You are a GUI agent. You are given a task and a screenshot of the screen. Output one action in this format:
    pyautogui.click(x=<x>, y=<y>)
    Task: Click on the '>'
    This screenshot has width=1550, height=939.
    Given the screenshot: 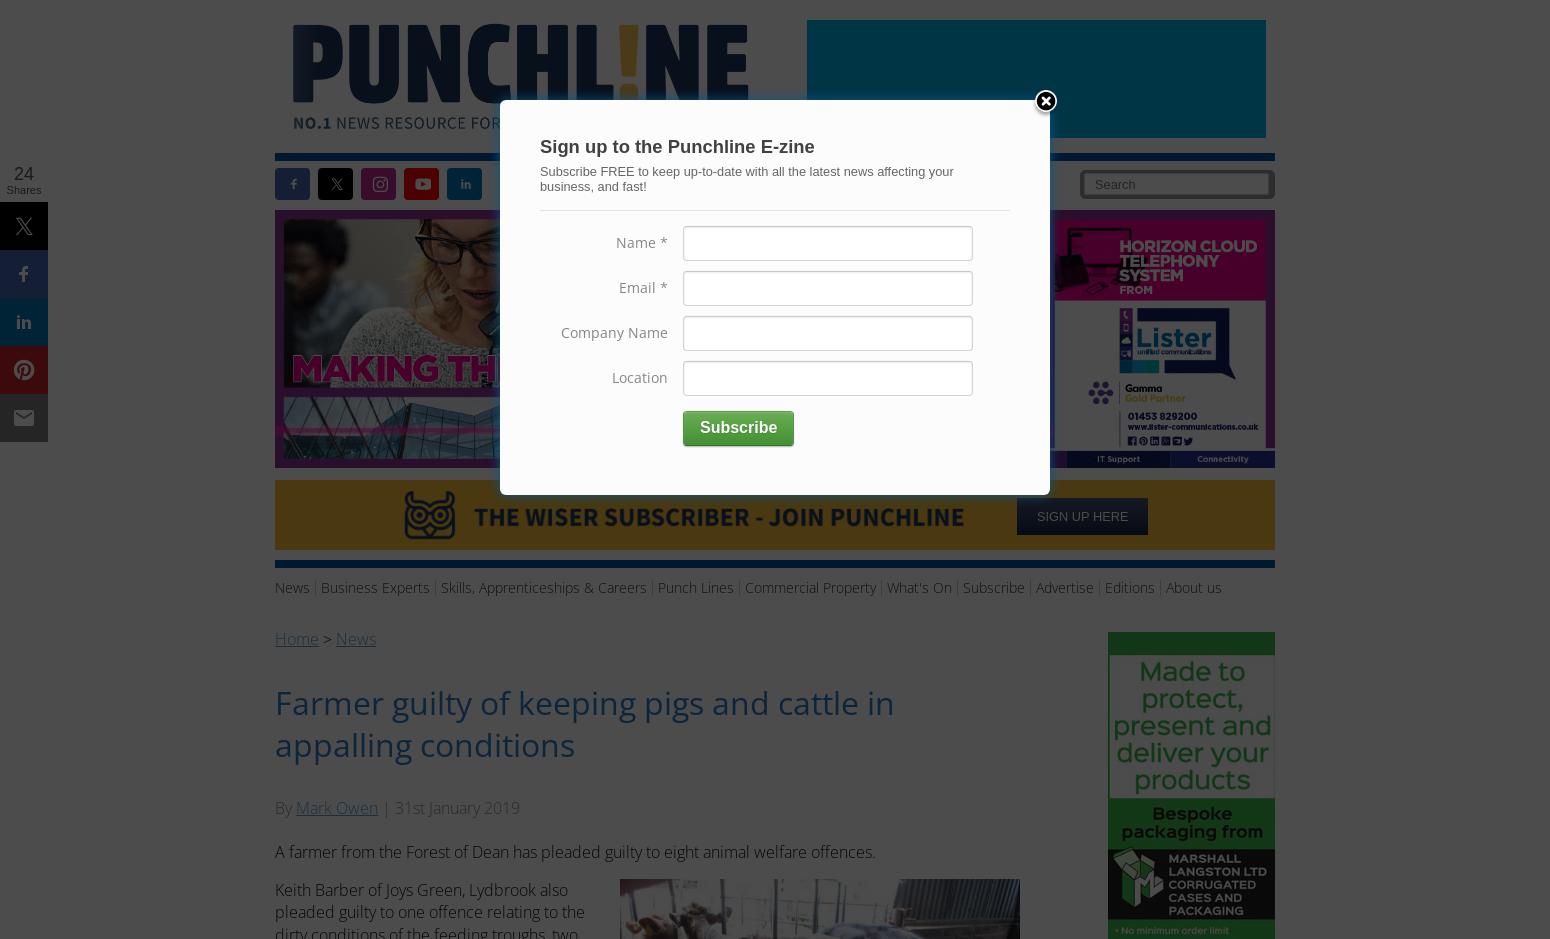 What is the action you would take?
    pyautogui.click(x=326, y=636)
    